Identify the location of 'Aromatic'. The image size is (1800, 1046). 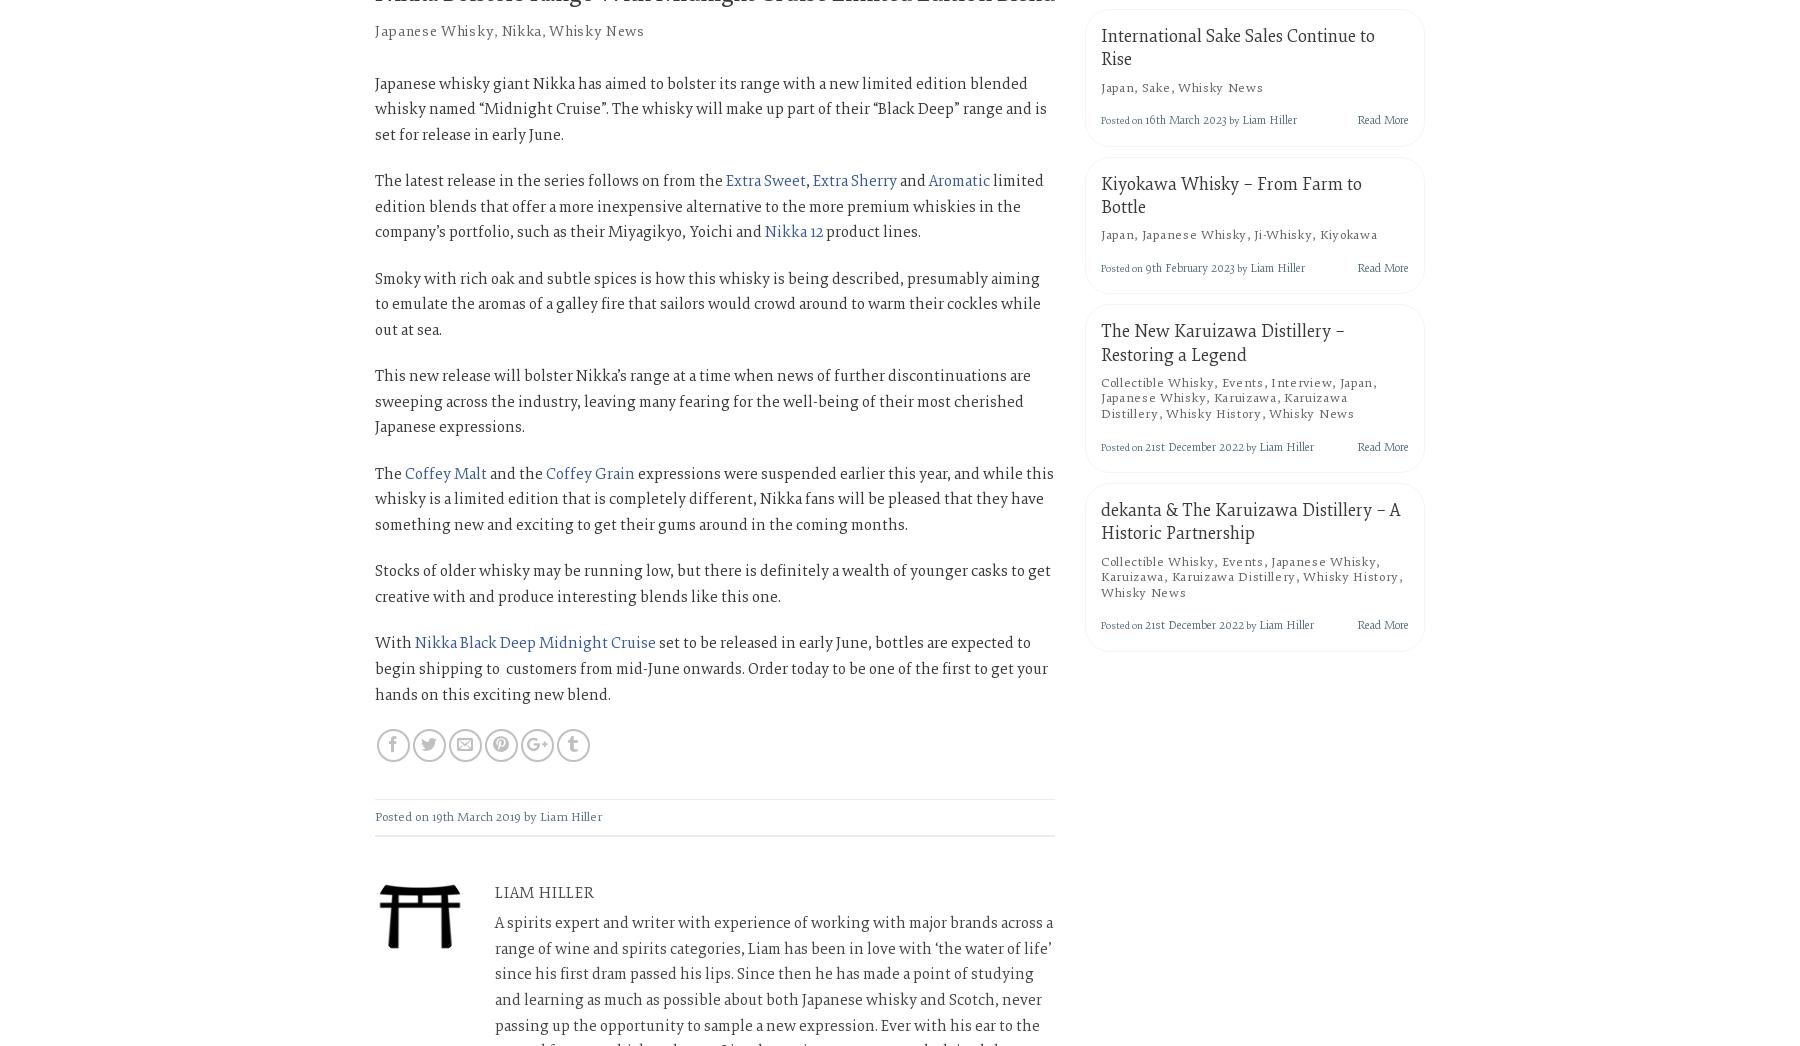
(958, 181).